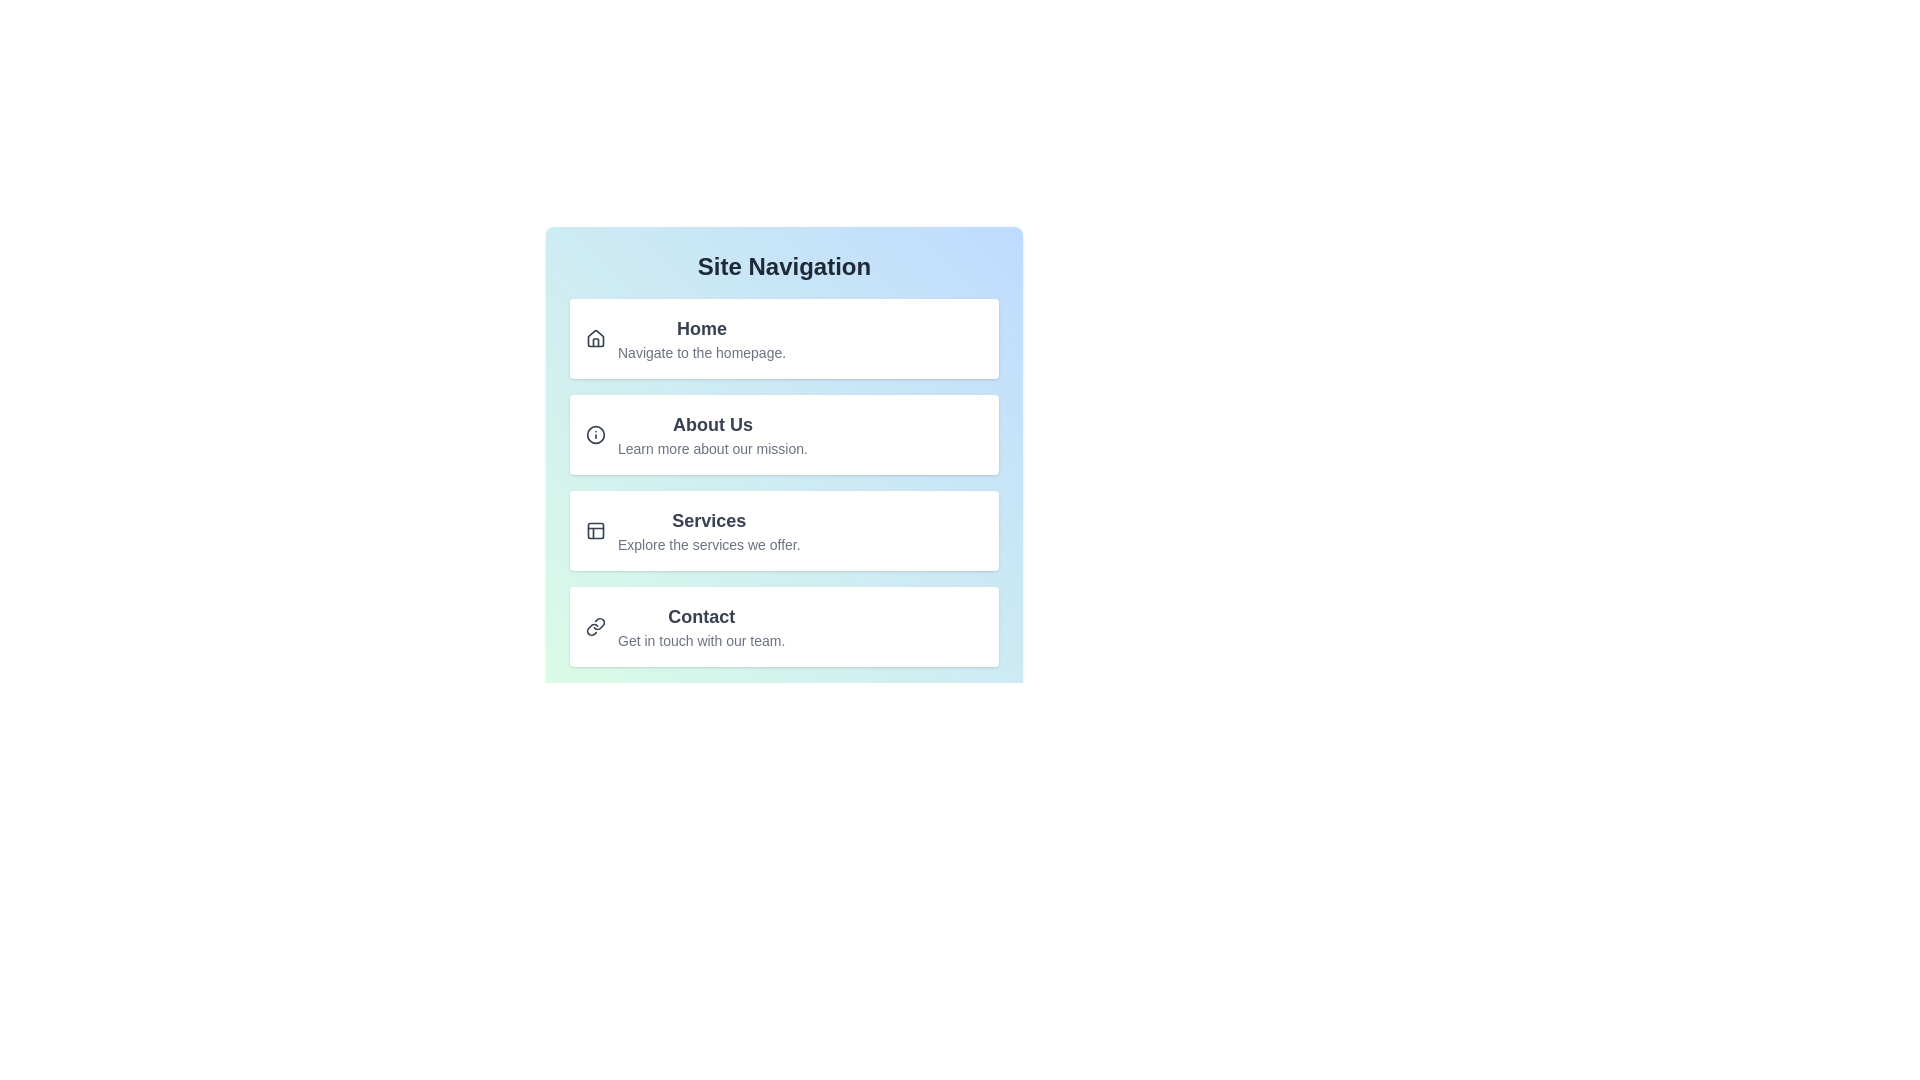 This screenshot has width=1920, height=1080. What do you see at coordinates (702, 338) in the screenshot?
I see `the navigation link text that directs the user to the homepage, positioned first in the vertical list of options under 'Site Navigation'` at bounding box center [702, 338].